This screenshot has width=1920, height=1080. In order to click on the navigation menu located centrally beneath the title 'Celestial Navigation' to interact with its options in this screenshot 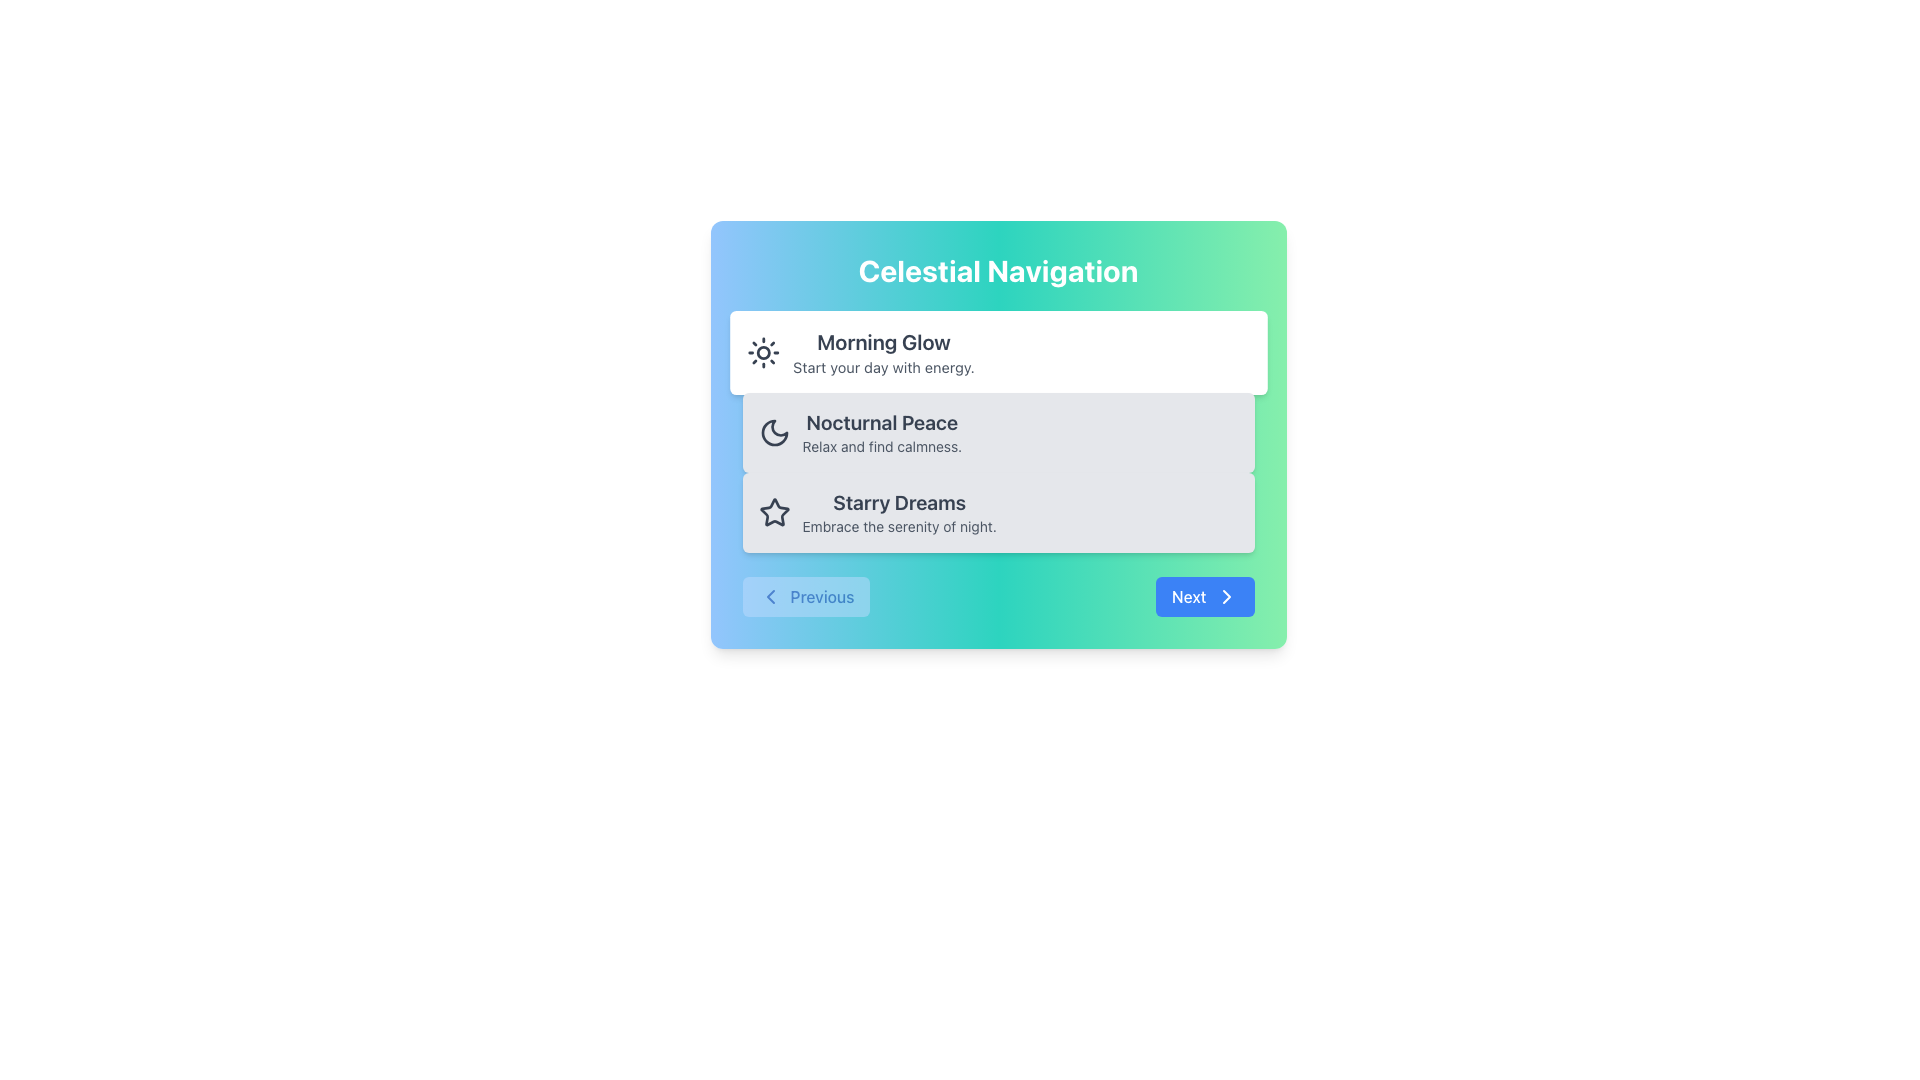, I will do `click(998, 431)`.